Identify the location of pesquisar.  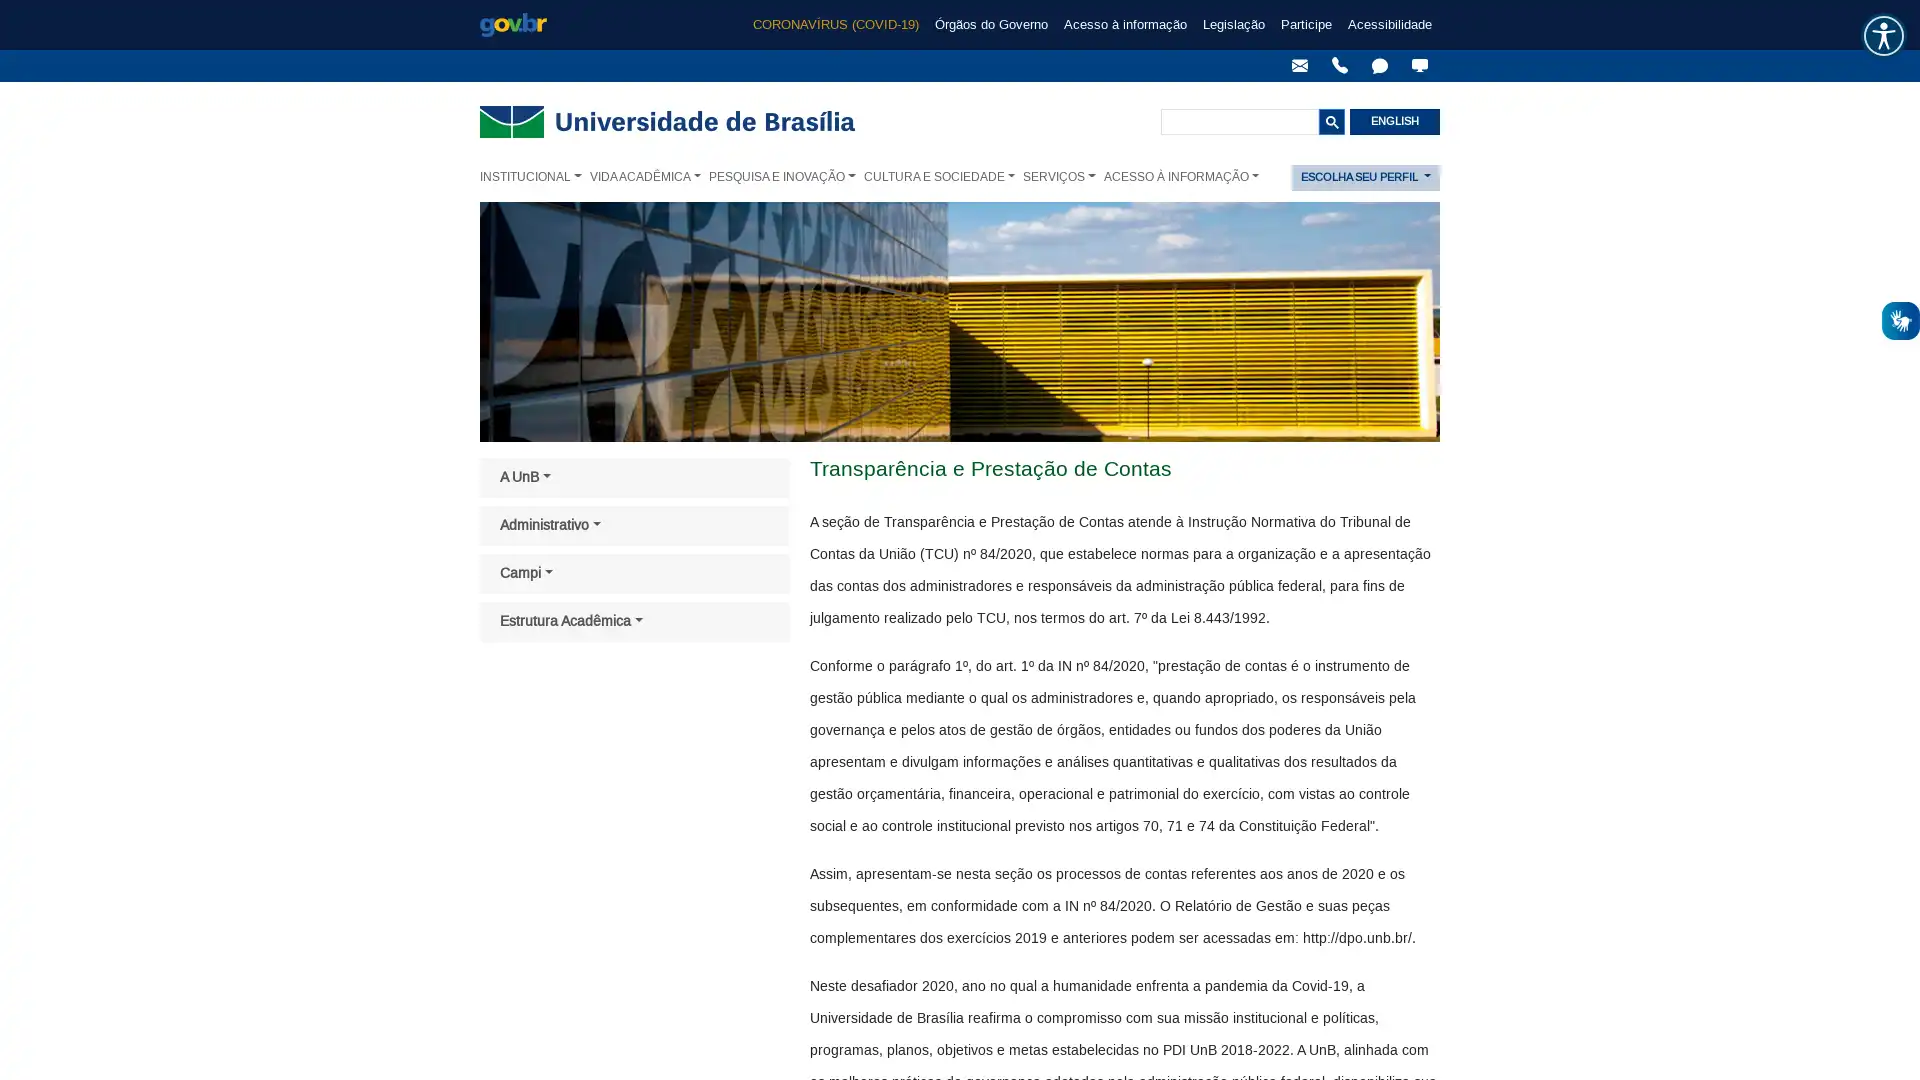
(1332, 122).